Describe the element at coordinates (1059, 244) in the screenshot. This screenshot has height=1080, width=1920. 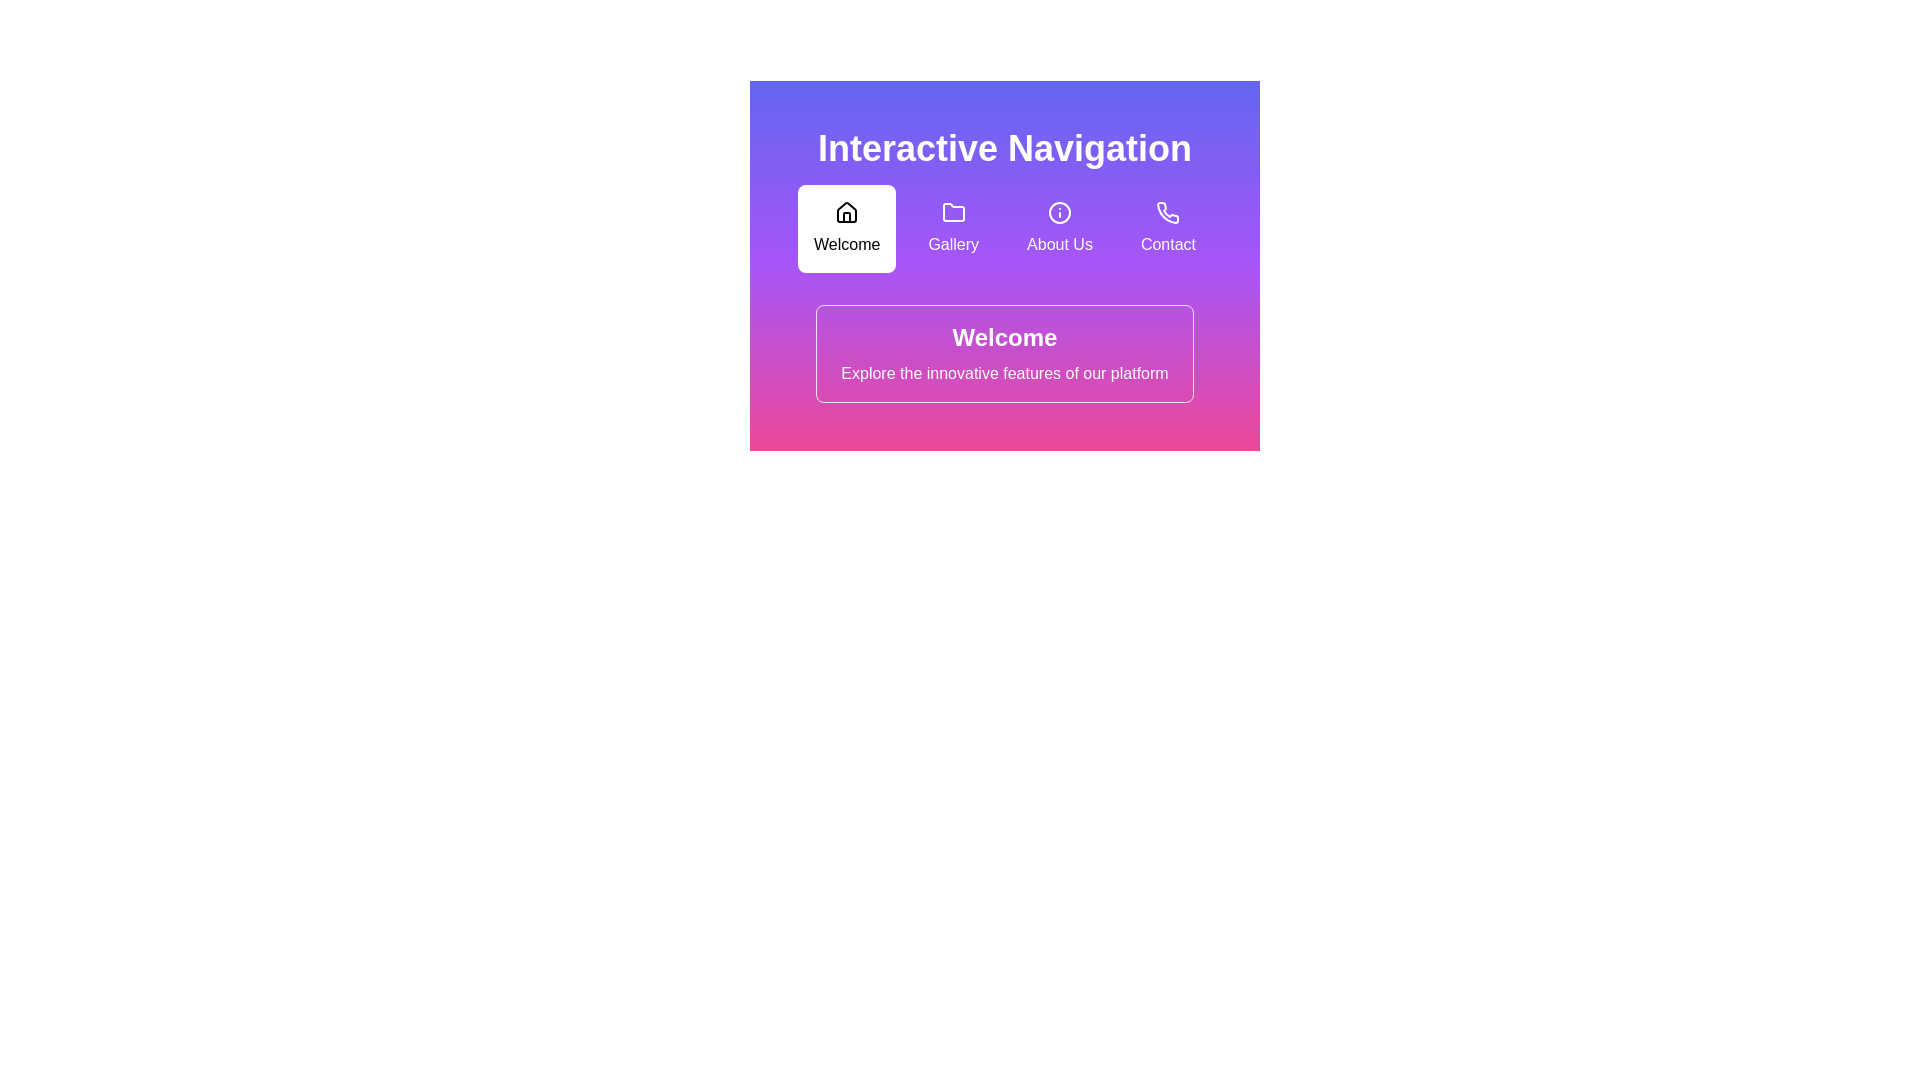
I see `the 'About Us' text label in the horizontal menu bar, situated between 'Gallery' and 'Contact'` at that location.